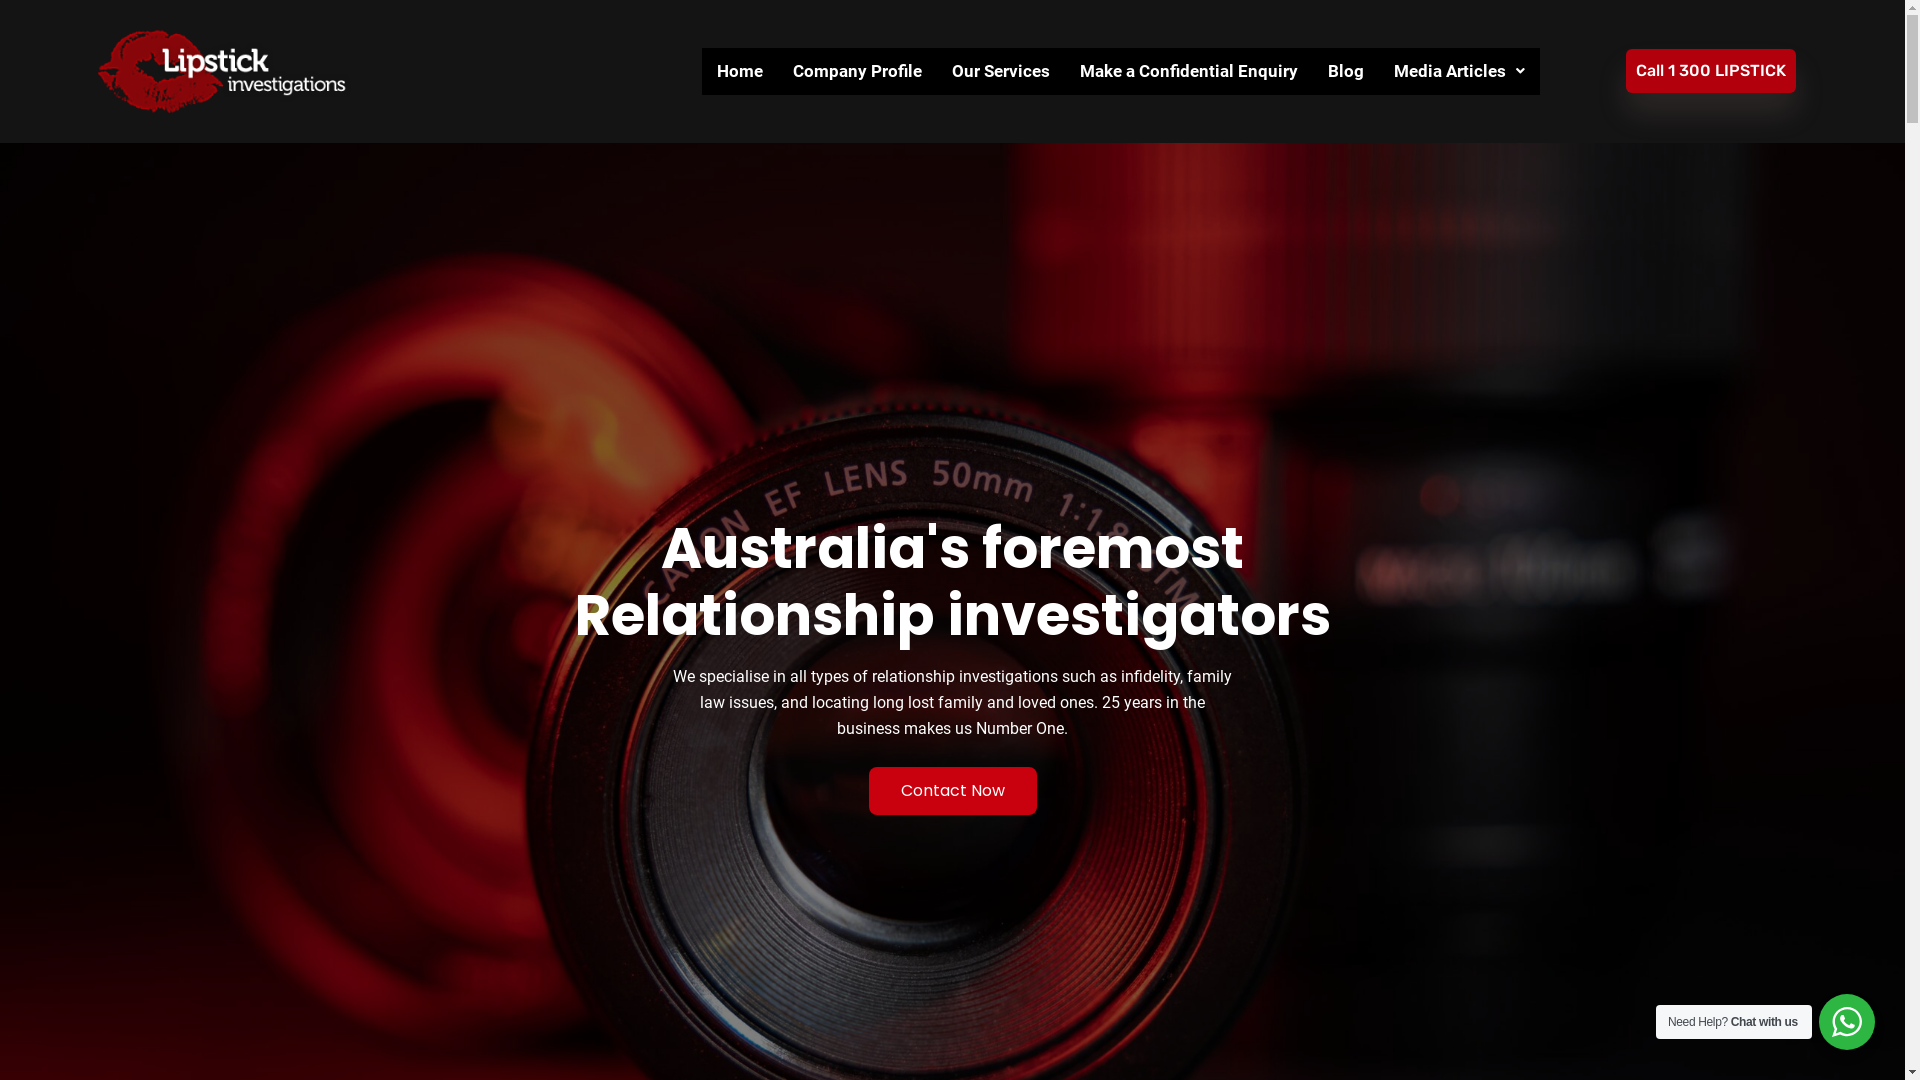 This screenshot has height=1080, width=1920. Describe the element at coordinates (1345, 70) in the screenshot. I see `'Blog'` at that location.